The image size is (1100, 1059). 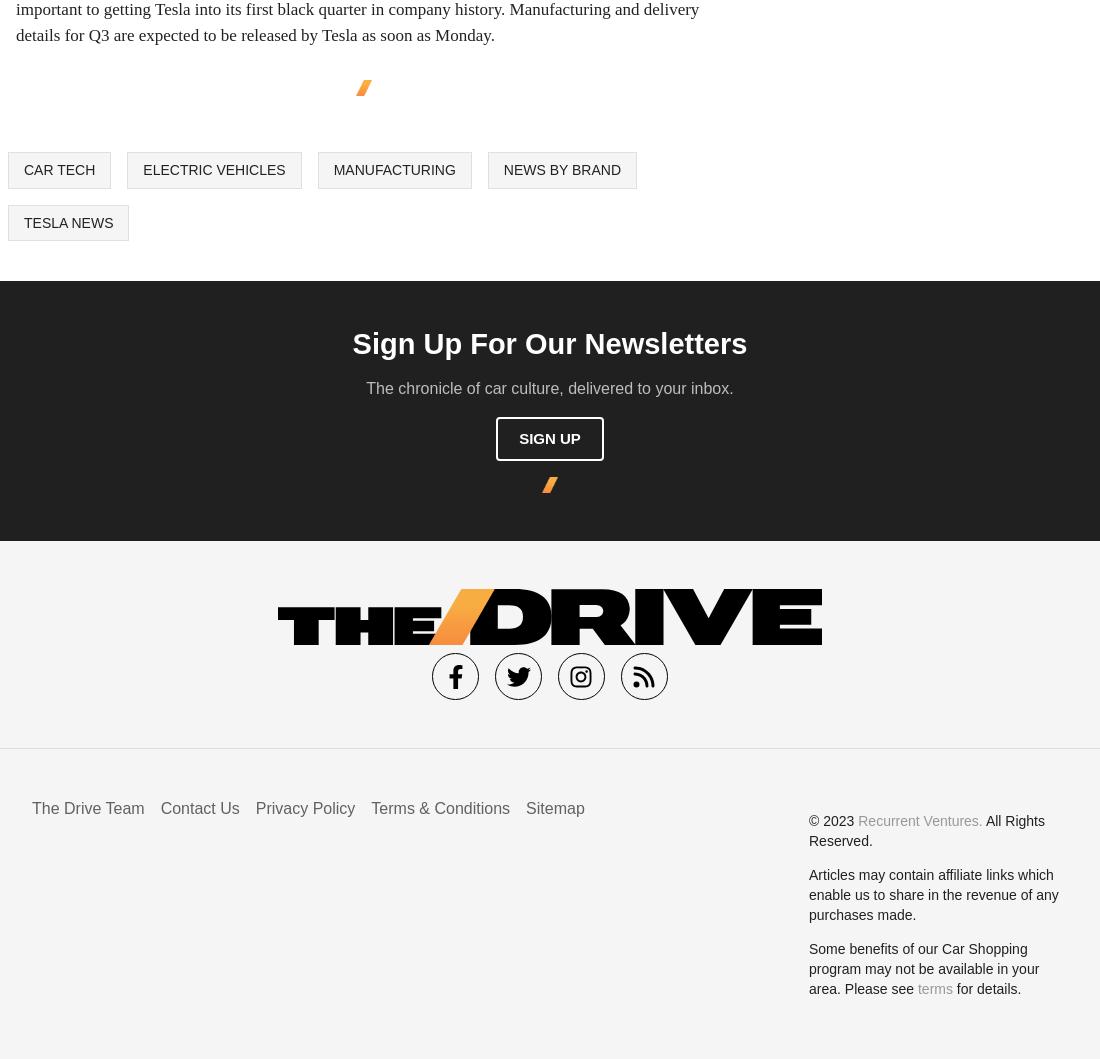 I want to click on 'terms', so click(x=934, y=988).